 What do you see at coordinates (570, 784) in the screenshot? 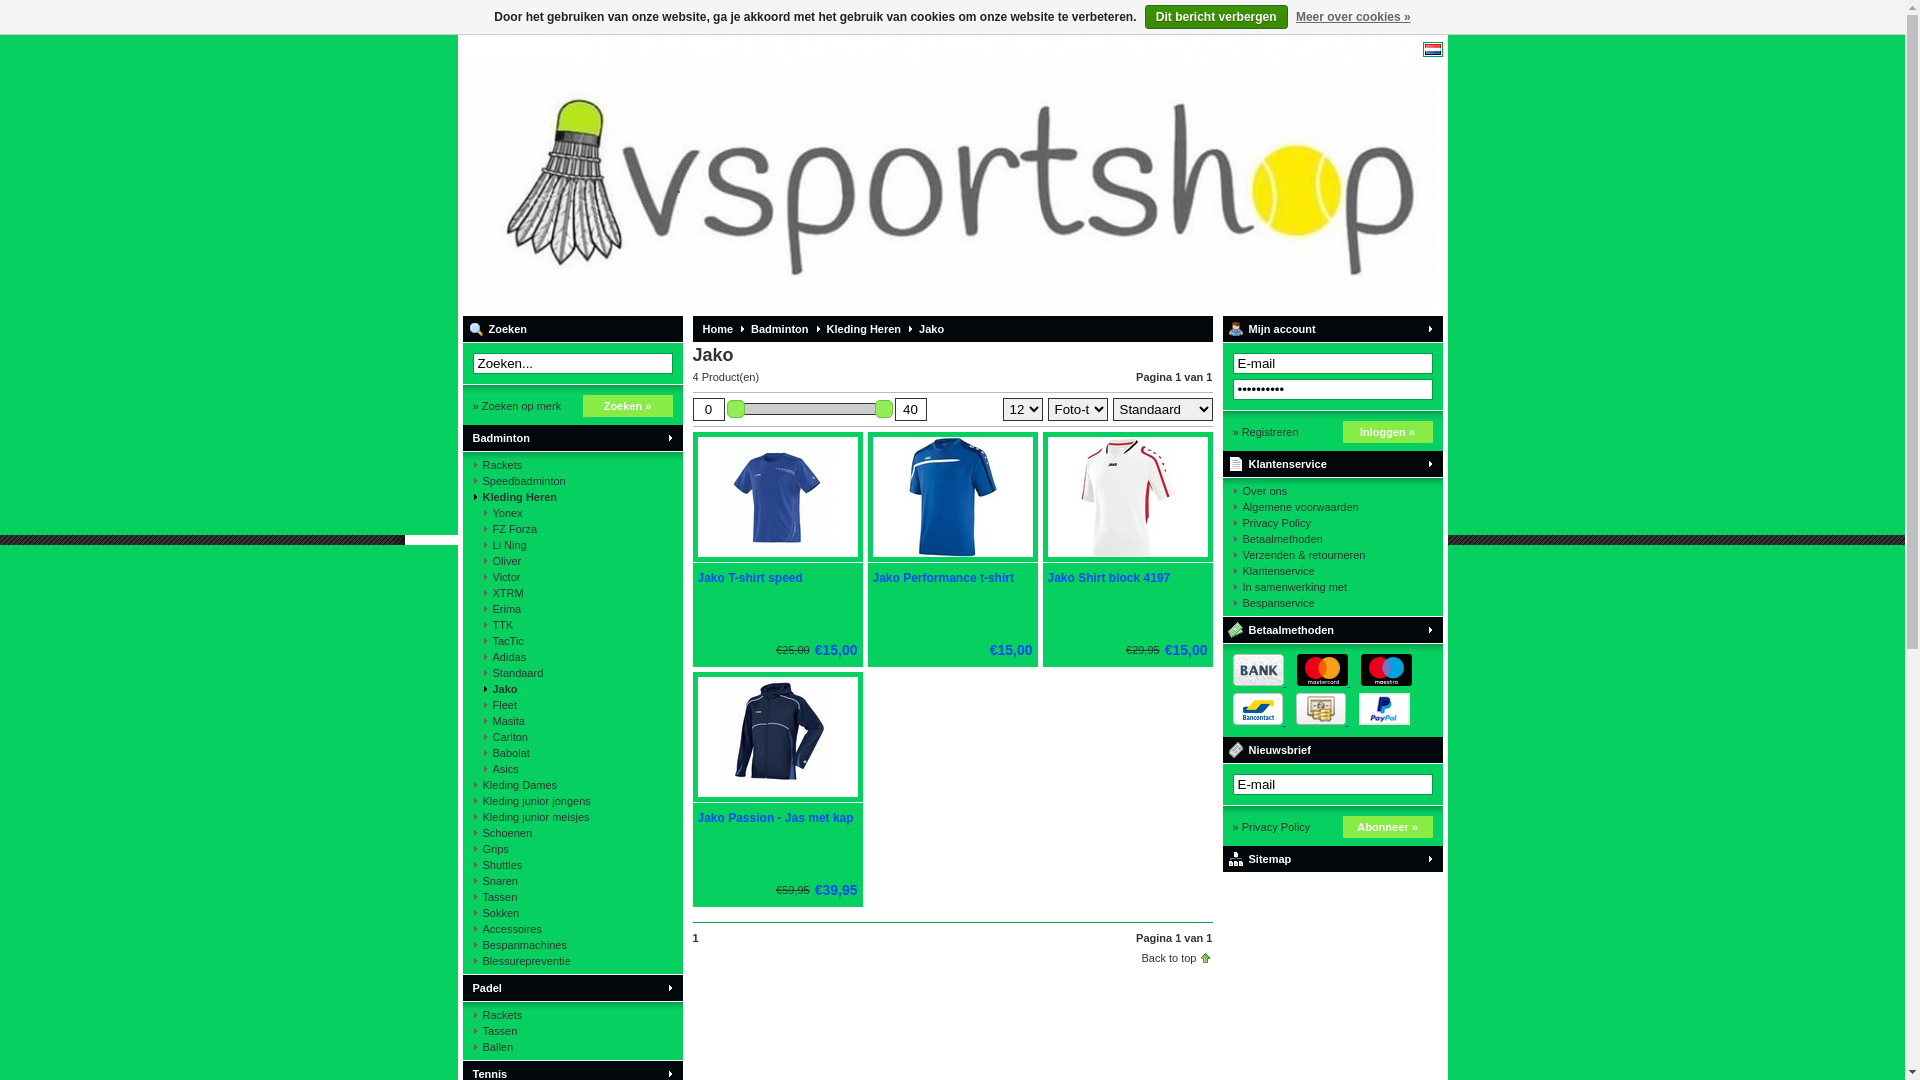
I see `'Kleding Dames'` at bounding box center [570, 784].